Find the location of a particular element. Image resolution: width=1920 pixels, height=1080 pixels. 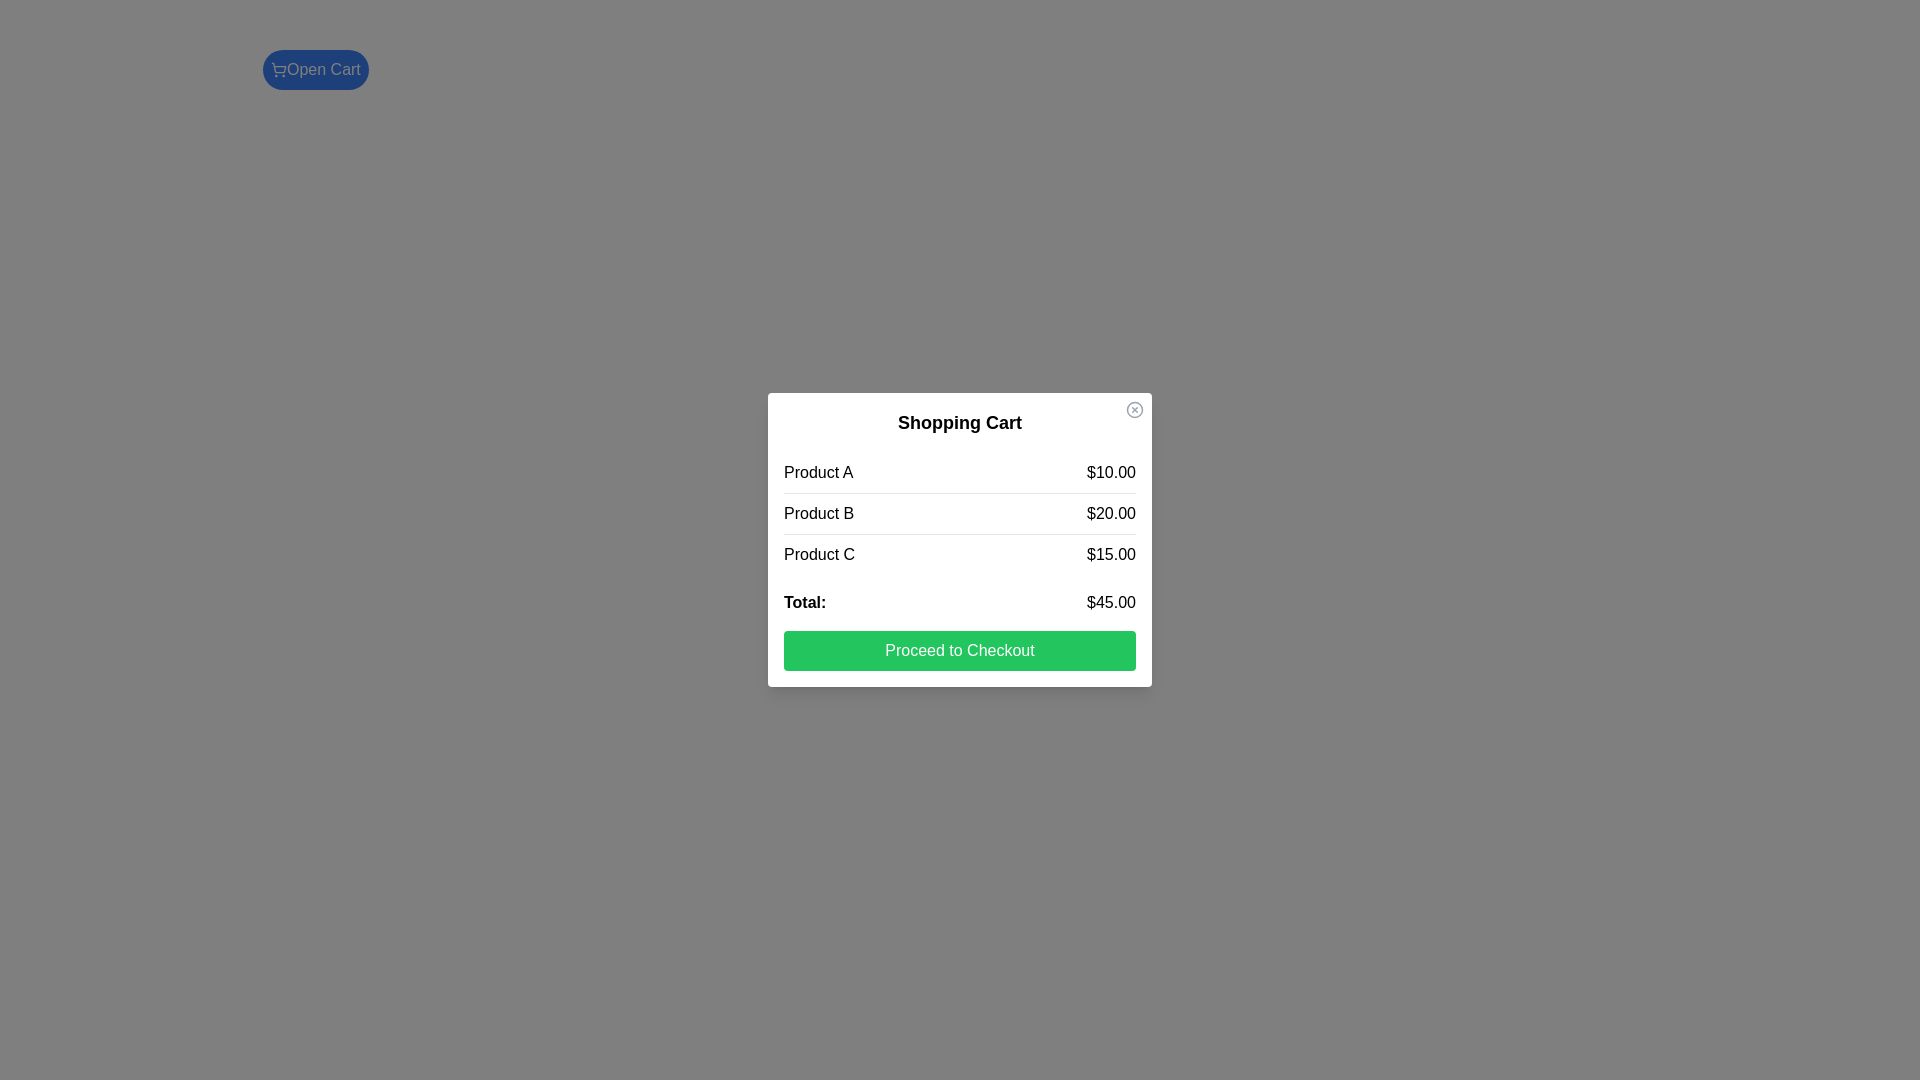

the static textual label indicating the overall total amount, located just above the green 'Proceed to Checkout' button and to the left of the monetary value '$45.00' is located at coordinates (805, 601).